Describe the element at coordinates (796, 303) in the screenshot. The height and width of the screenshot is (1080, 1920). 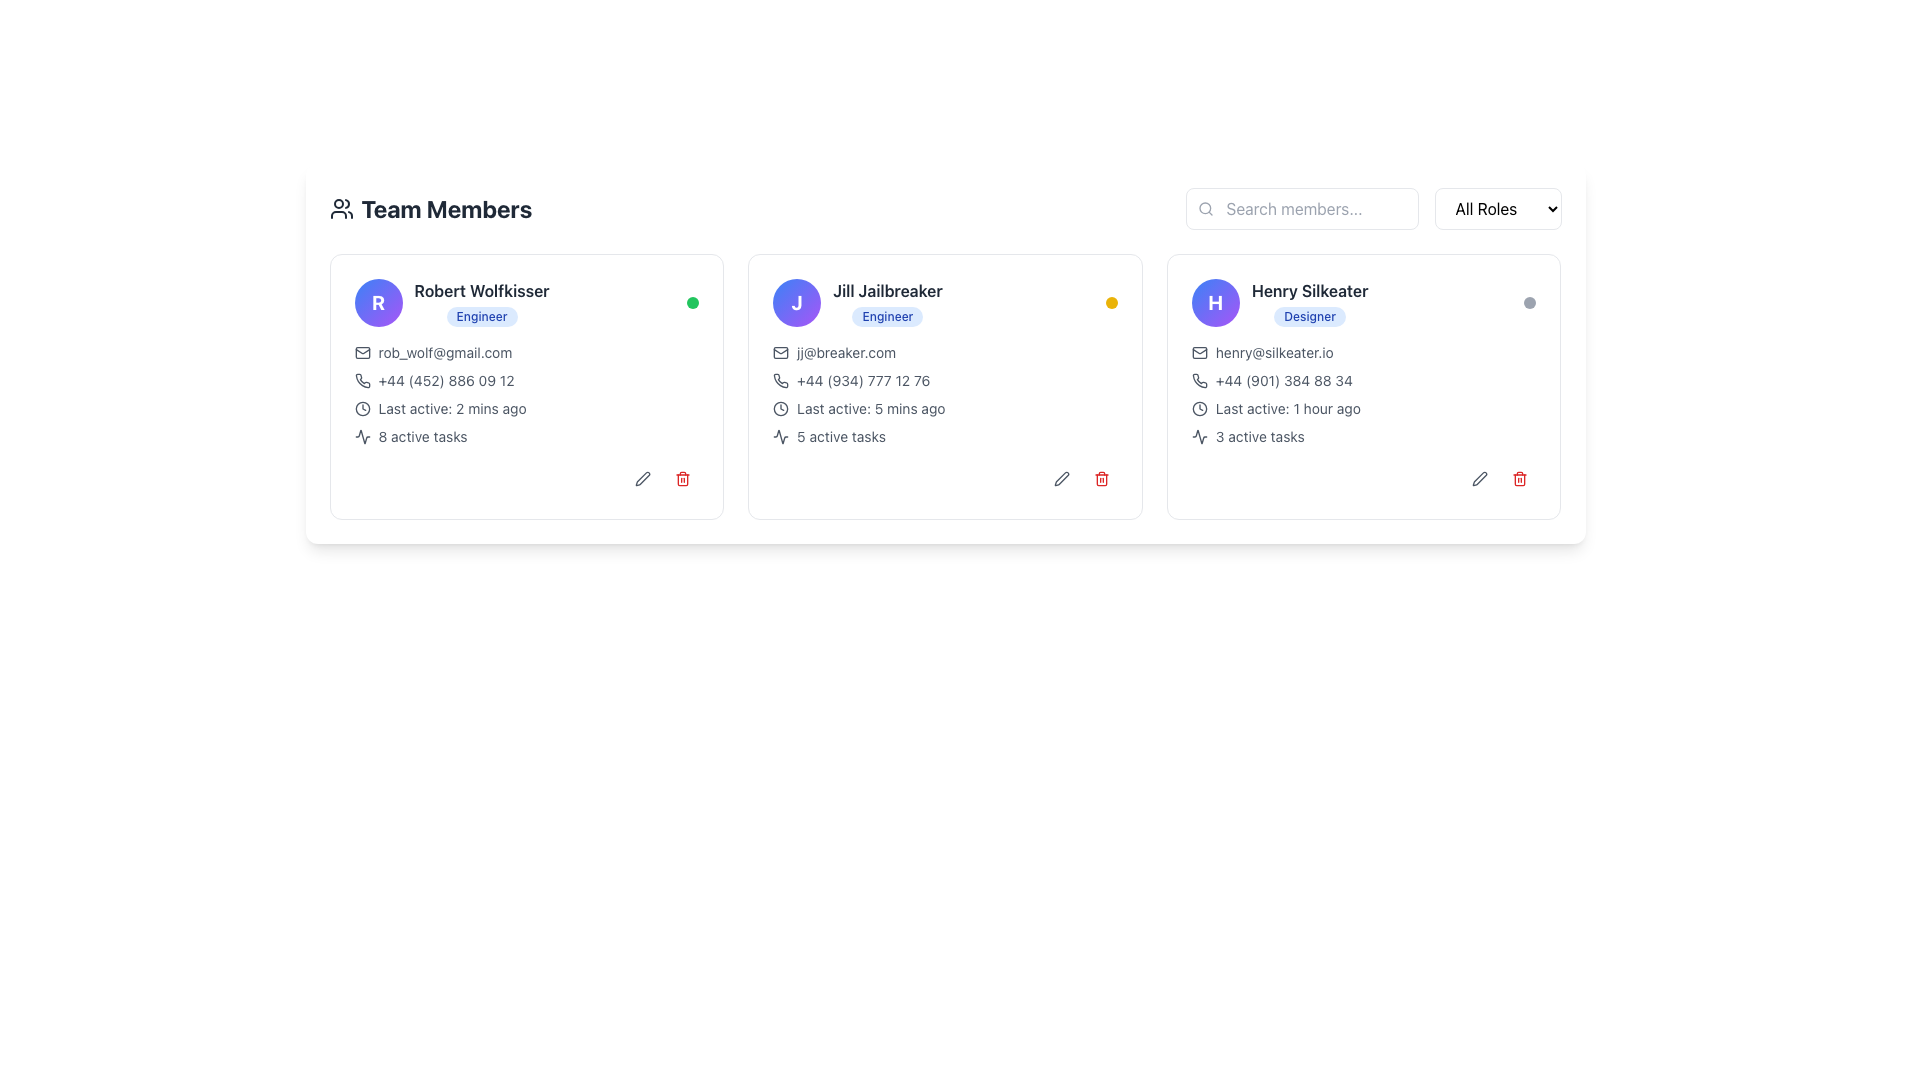
I see `the Avatar or Profile Picture of user 'Jill Jailbreaker'` at that location.